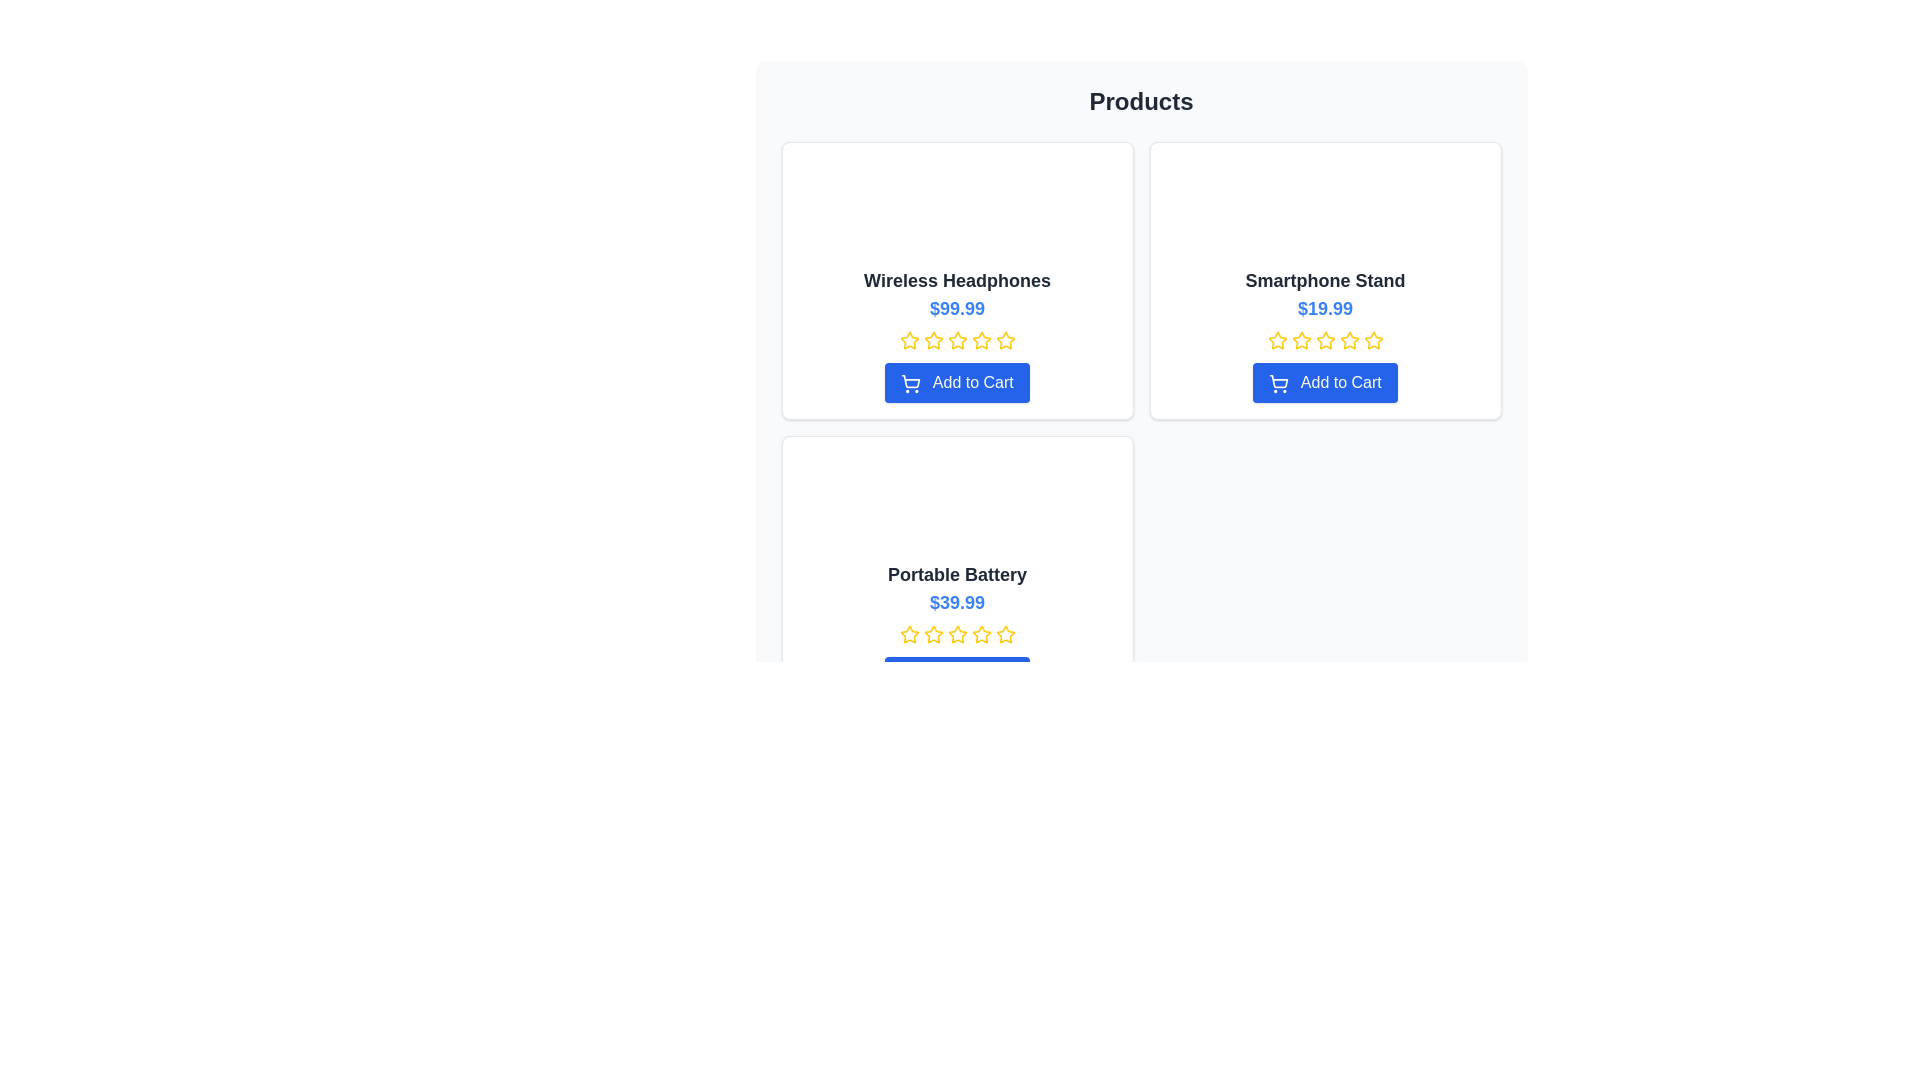 This screenshot has height=1080, width=1920. I want to click on the shopping cart icon, which is a white icon on a blue button, located to the left of the 'Add to Cart' text below the 'Wireless Headphones' section, so click(910, 383).